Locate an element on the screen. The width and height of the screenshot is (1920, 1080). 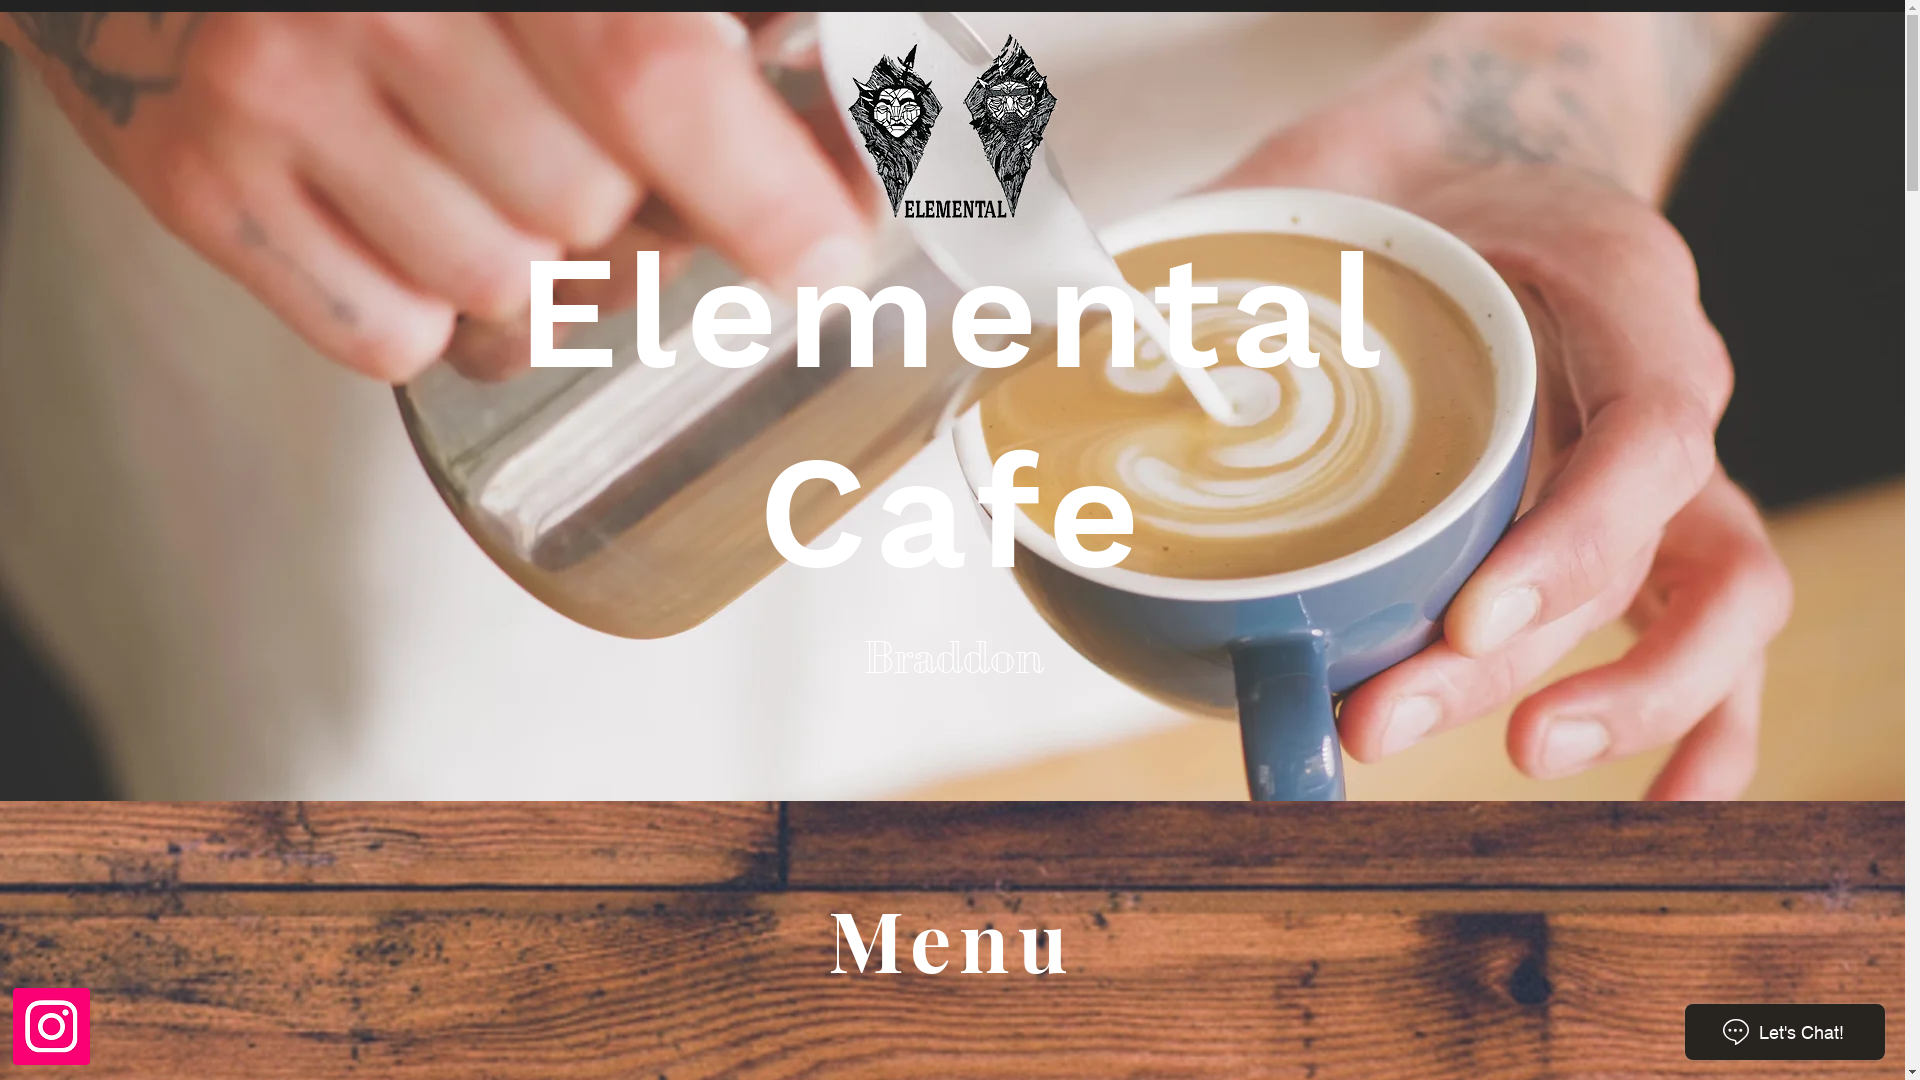
'Elemental Logo No background.png' is located at coordinates (952, 129).